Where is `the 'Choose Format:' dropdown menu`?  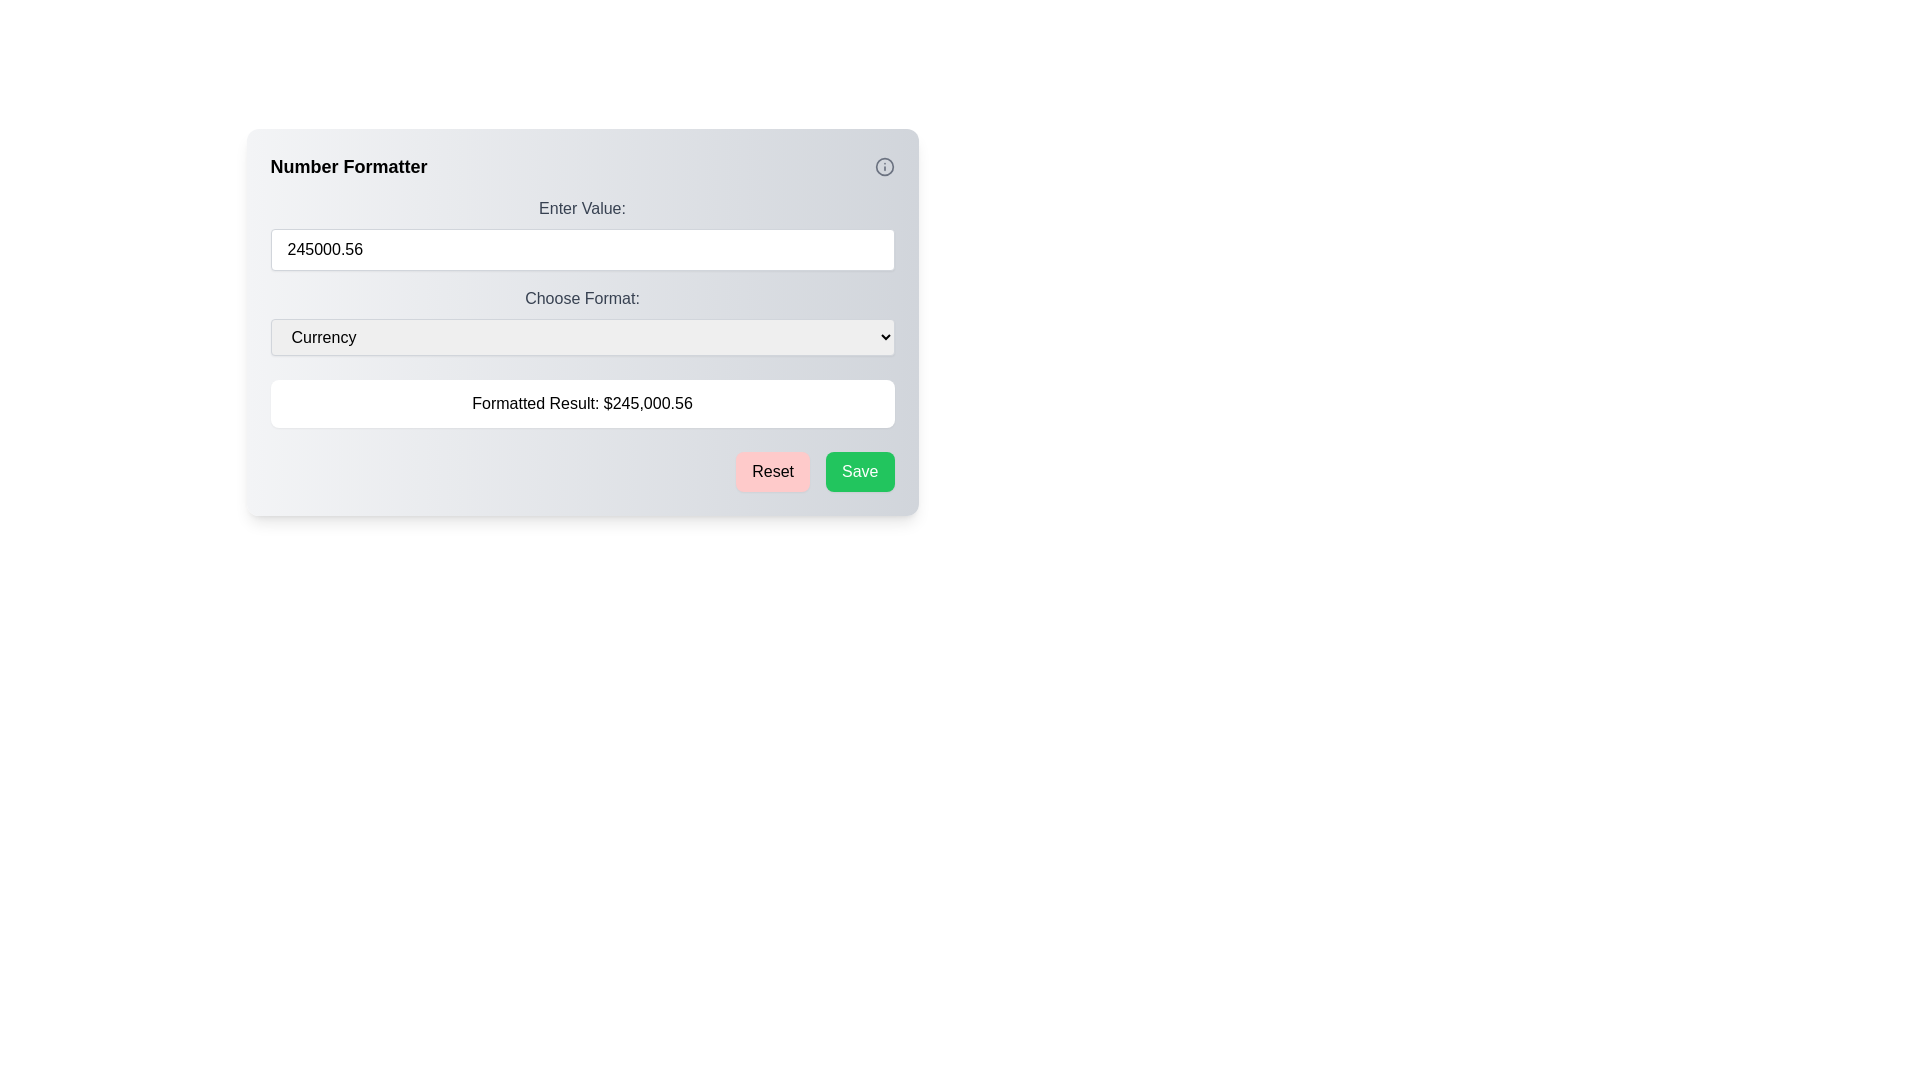
the 'Choose Format:' dropdown menu is located at coordinates (581, 320).